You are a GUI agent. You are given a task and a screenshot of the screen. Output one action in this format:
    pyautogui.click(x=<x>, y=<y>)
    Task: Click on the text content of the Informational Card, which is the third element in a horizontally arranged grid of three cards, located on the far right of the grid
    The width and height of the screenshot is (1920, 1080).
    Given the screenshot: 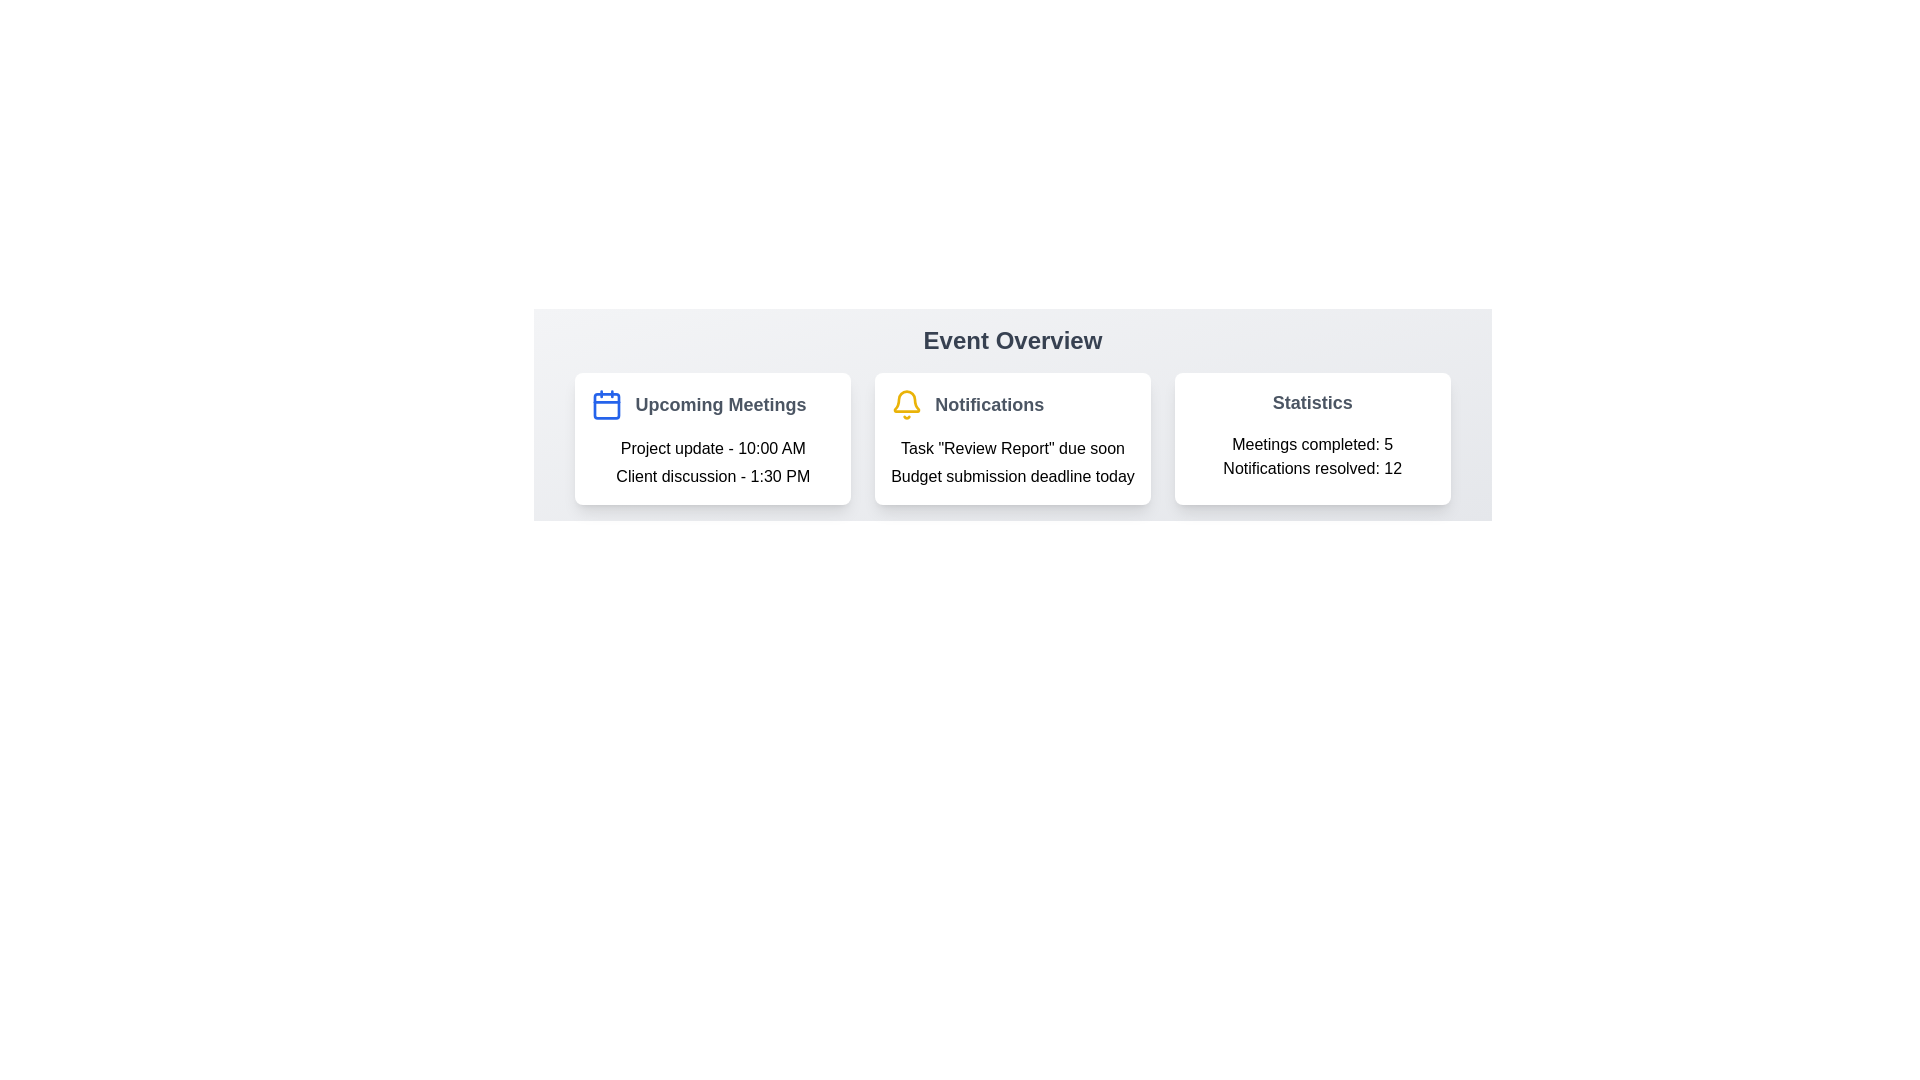 What is the action you would take?
    pyautogui.click(x=1312, y=438)
    